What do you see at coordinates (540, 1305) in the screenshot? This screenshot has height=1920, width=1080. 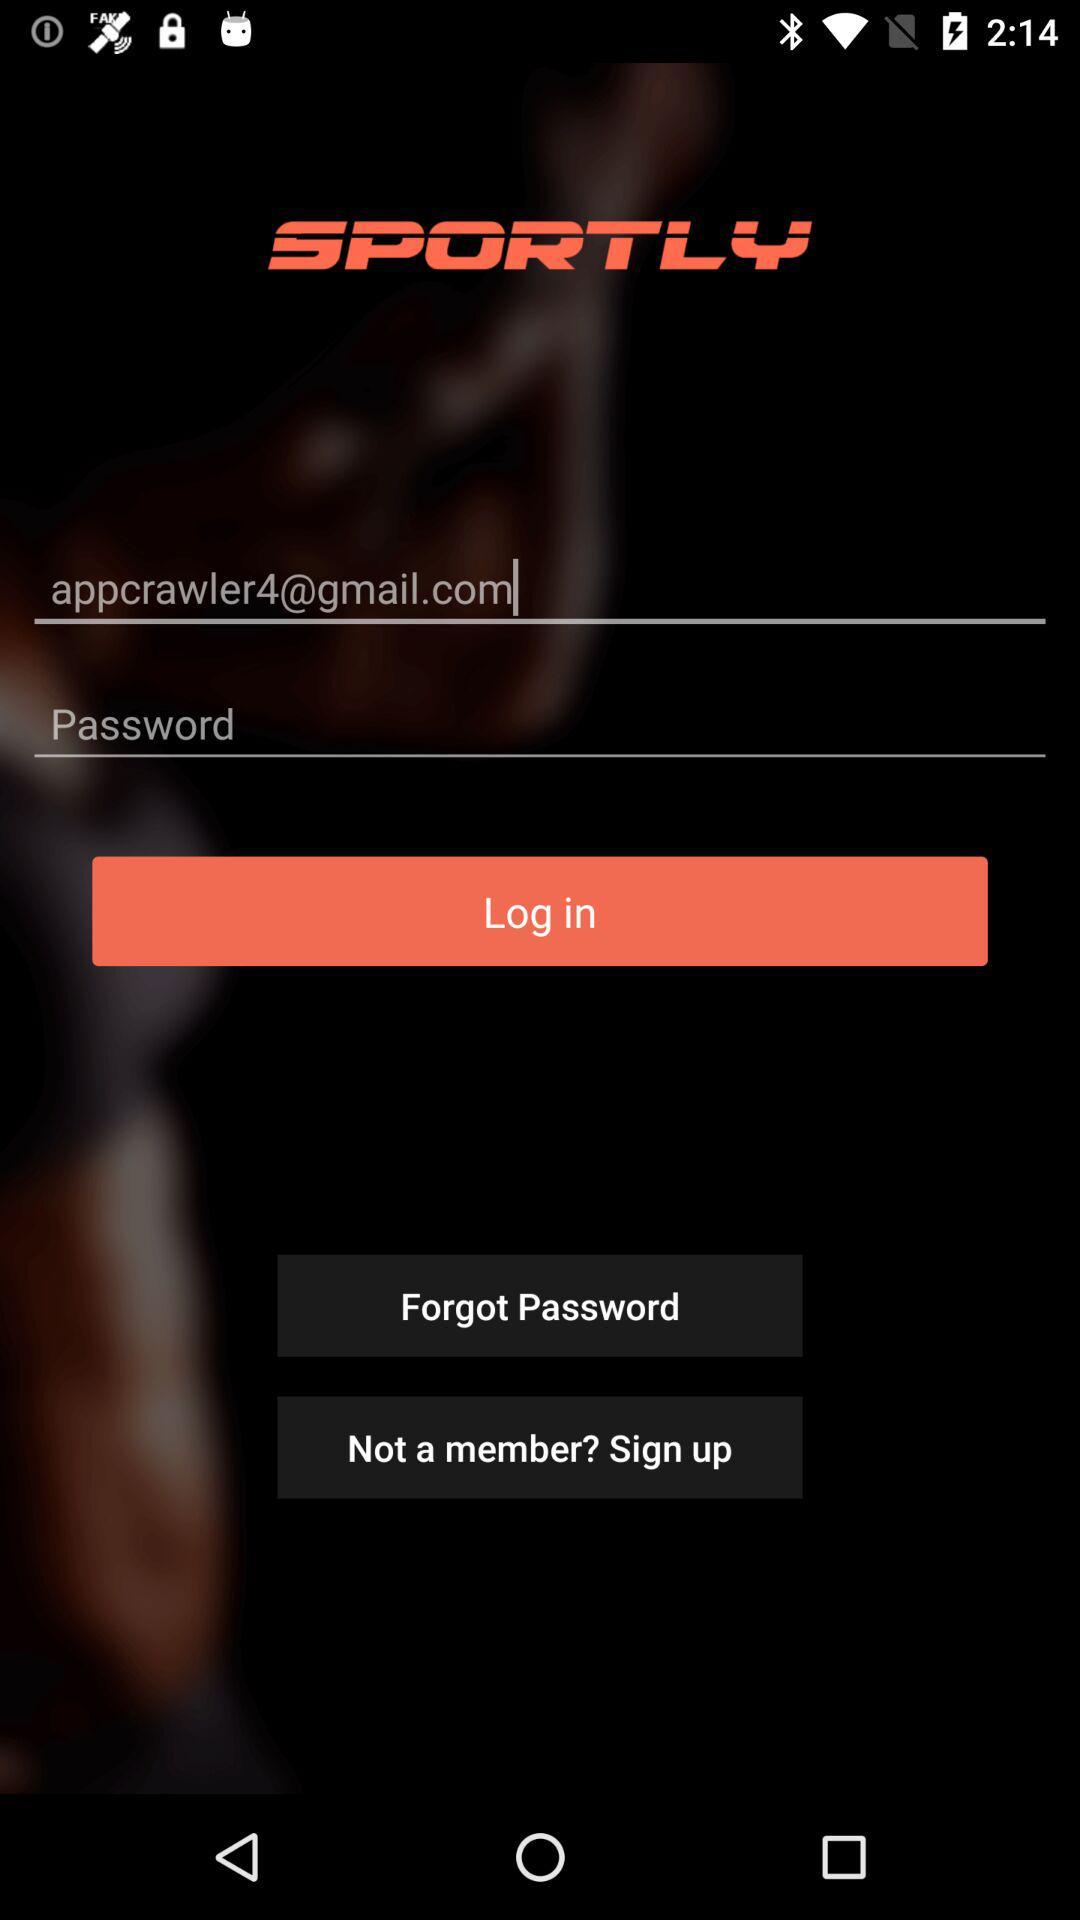 I see `forgot password icon` at bounding box center [540, 1305].